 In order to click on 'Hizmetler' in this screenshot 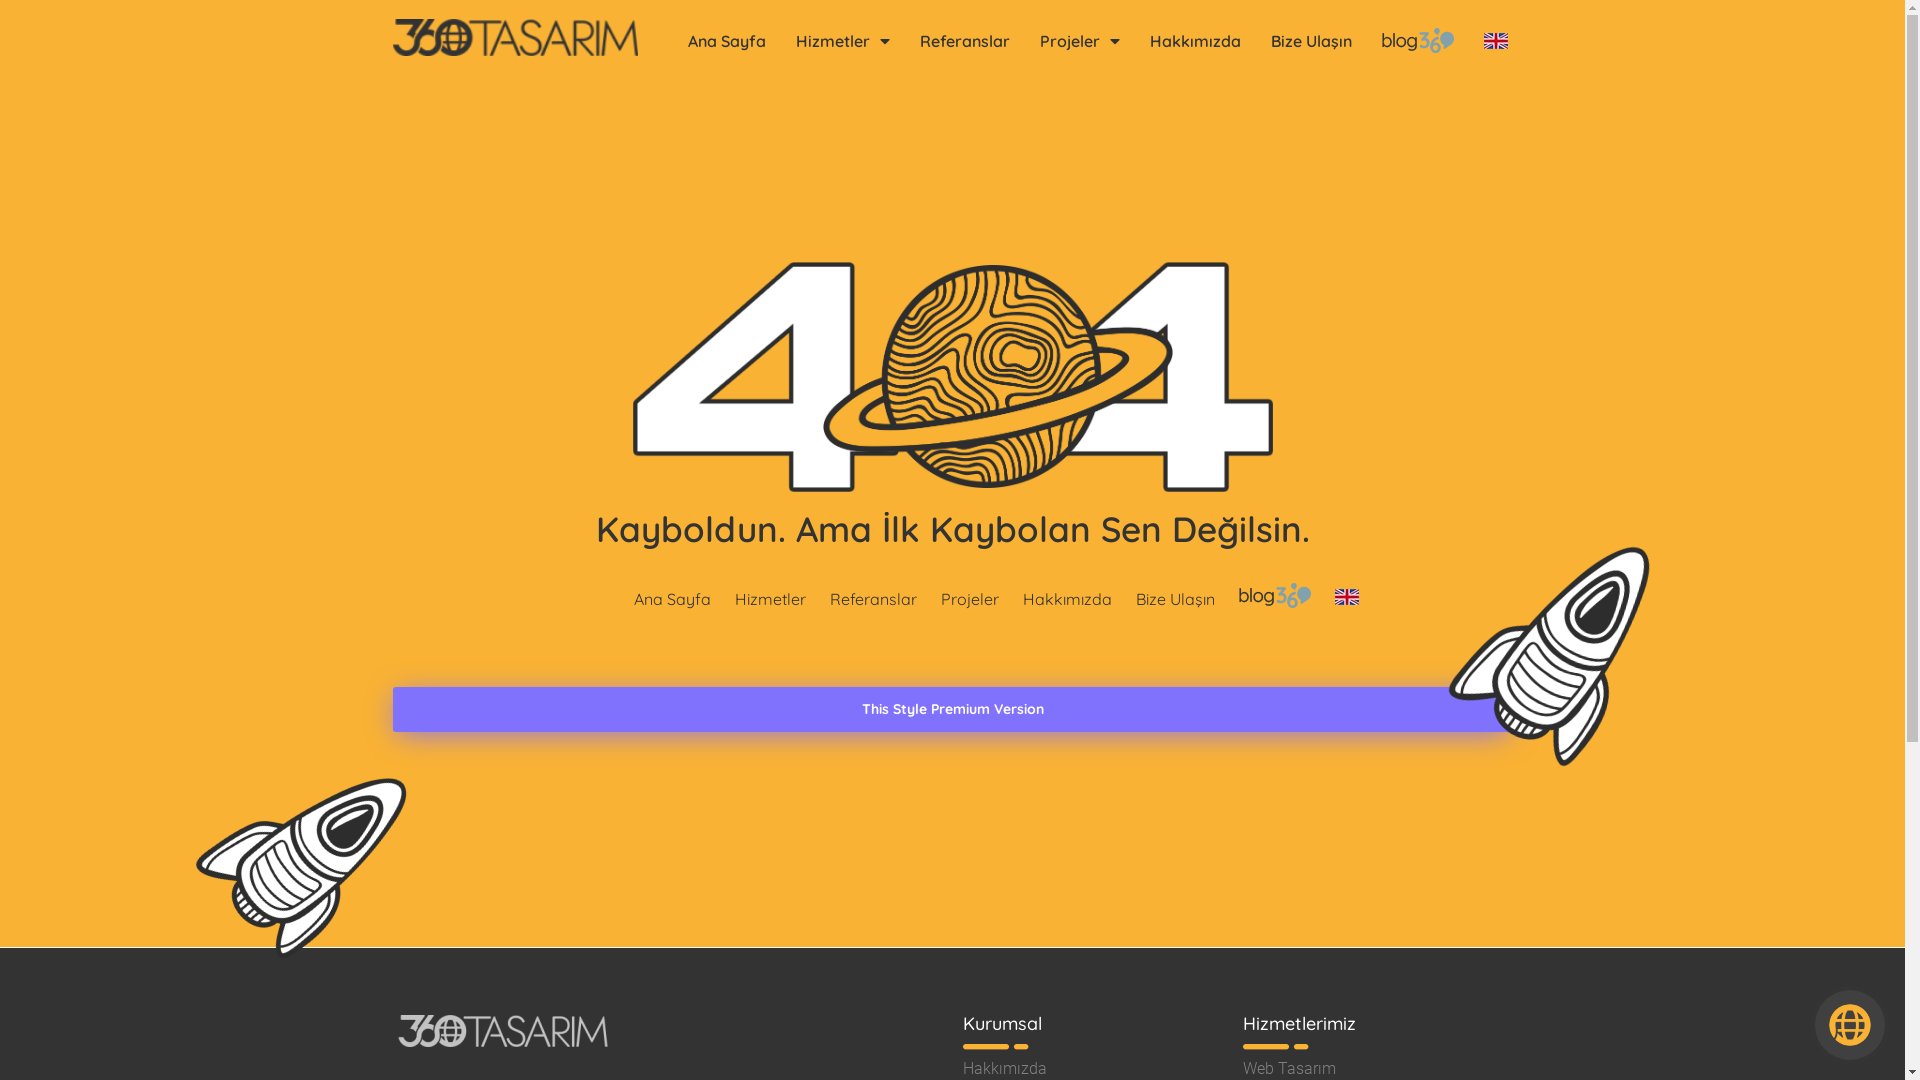, I will do `click(841, 40)`.